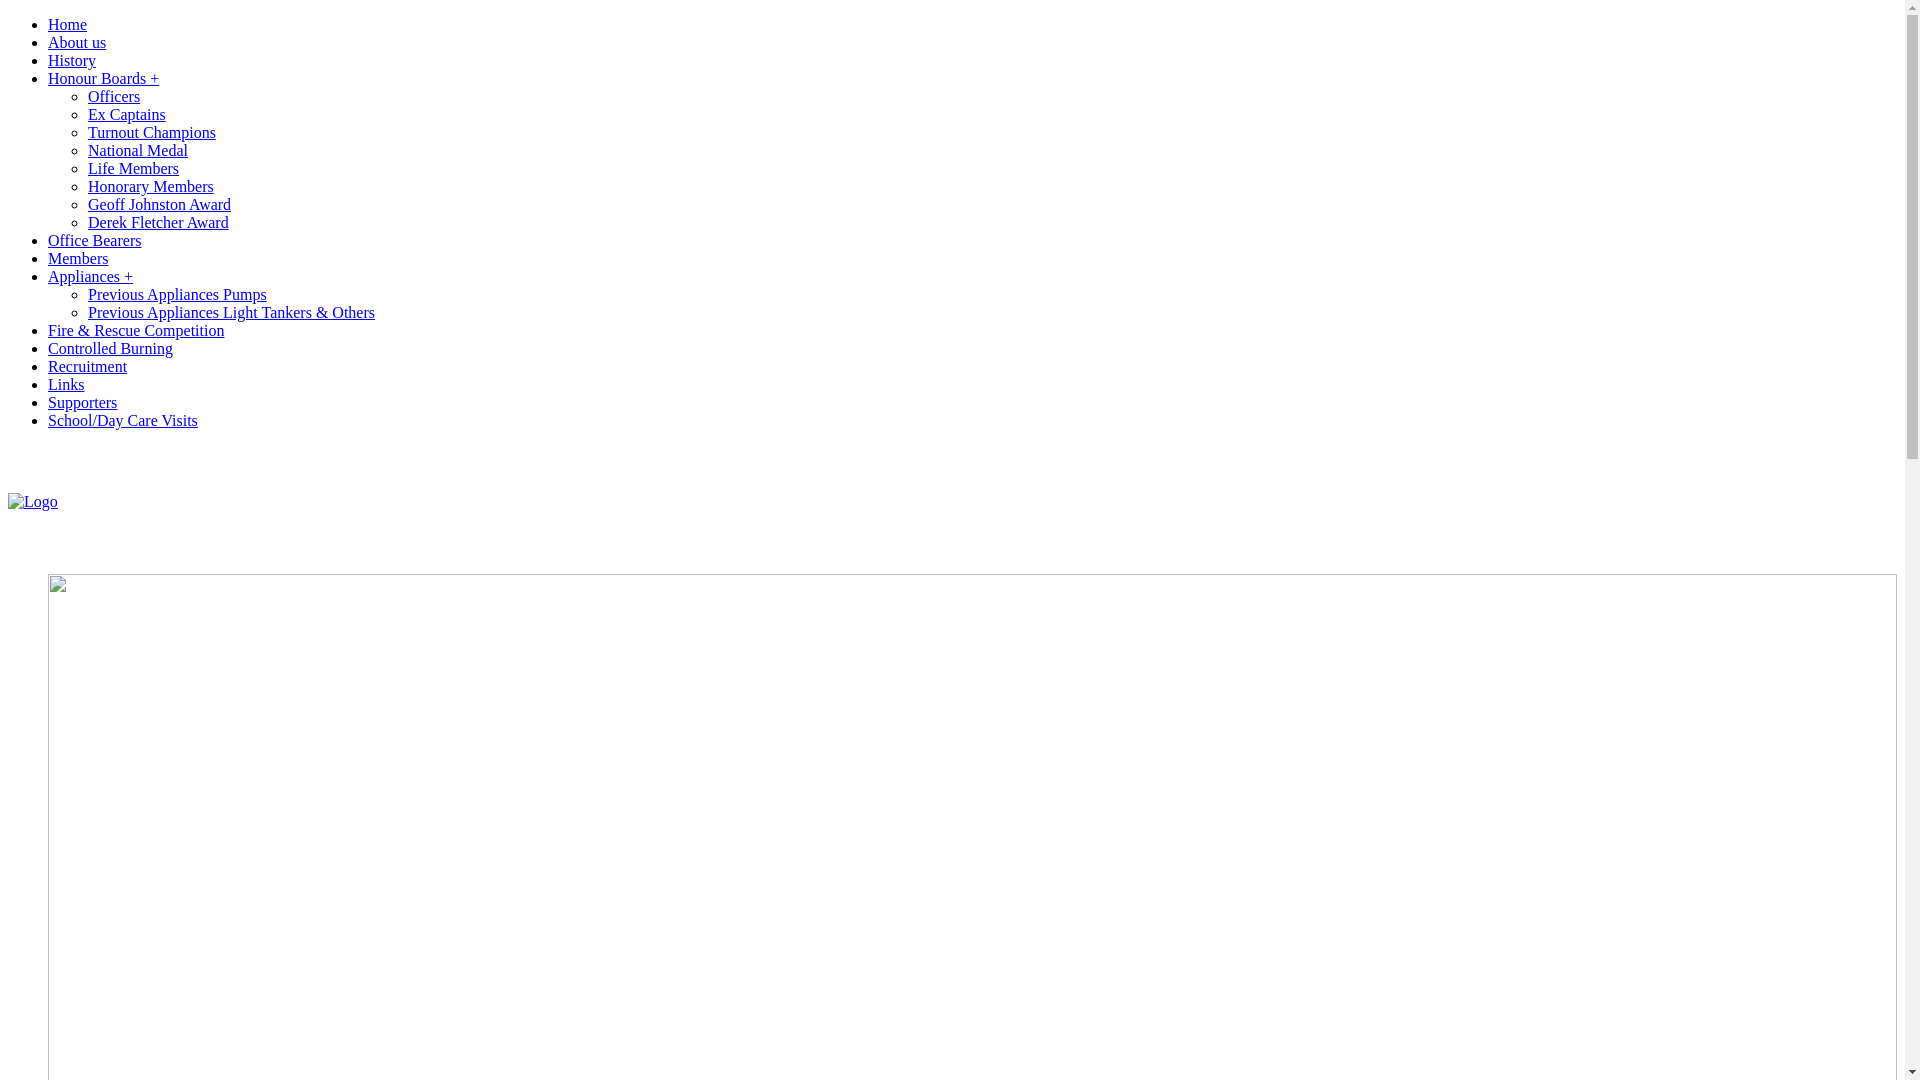 The image size is (1920, 1080). Describe the element at coordinates (77, 257) in the screenshot. I see `'Members'` at that location.